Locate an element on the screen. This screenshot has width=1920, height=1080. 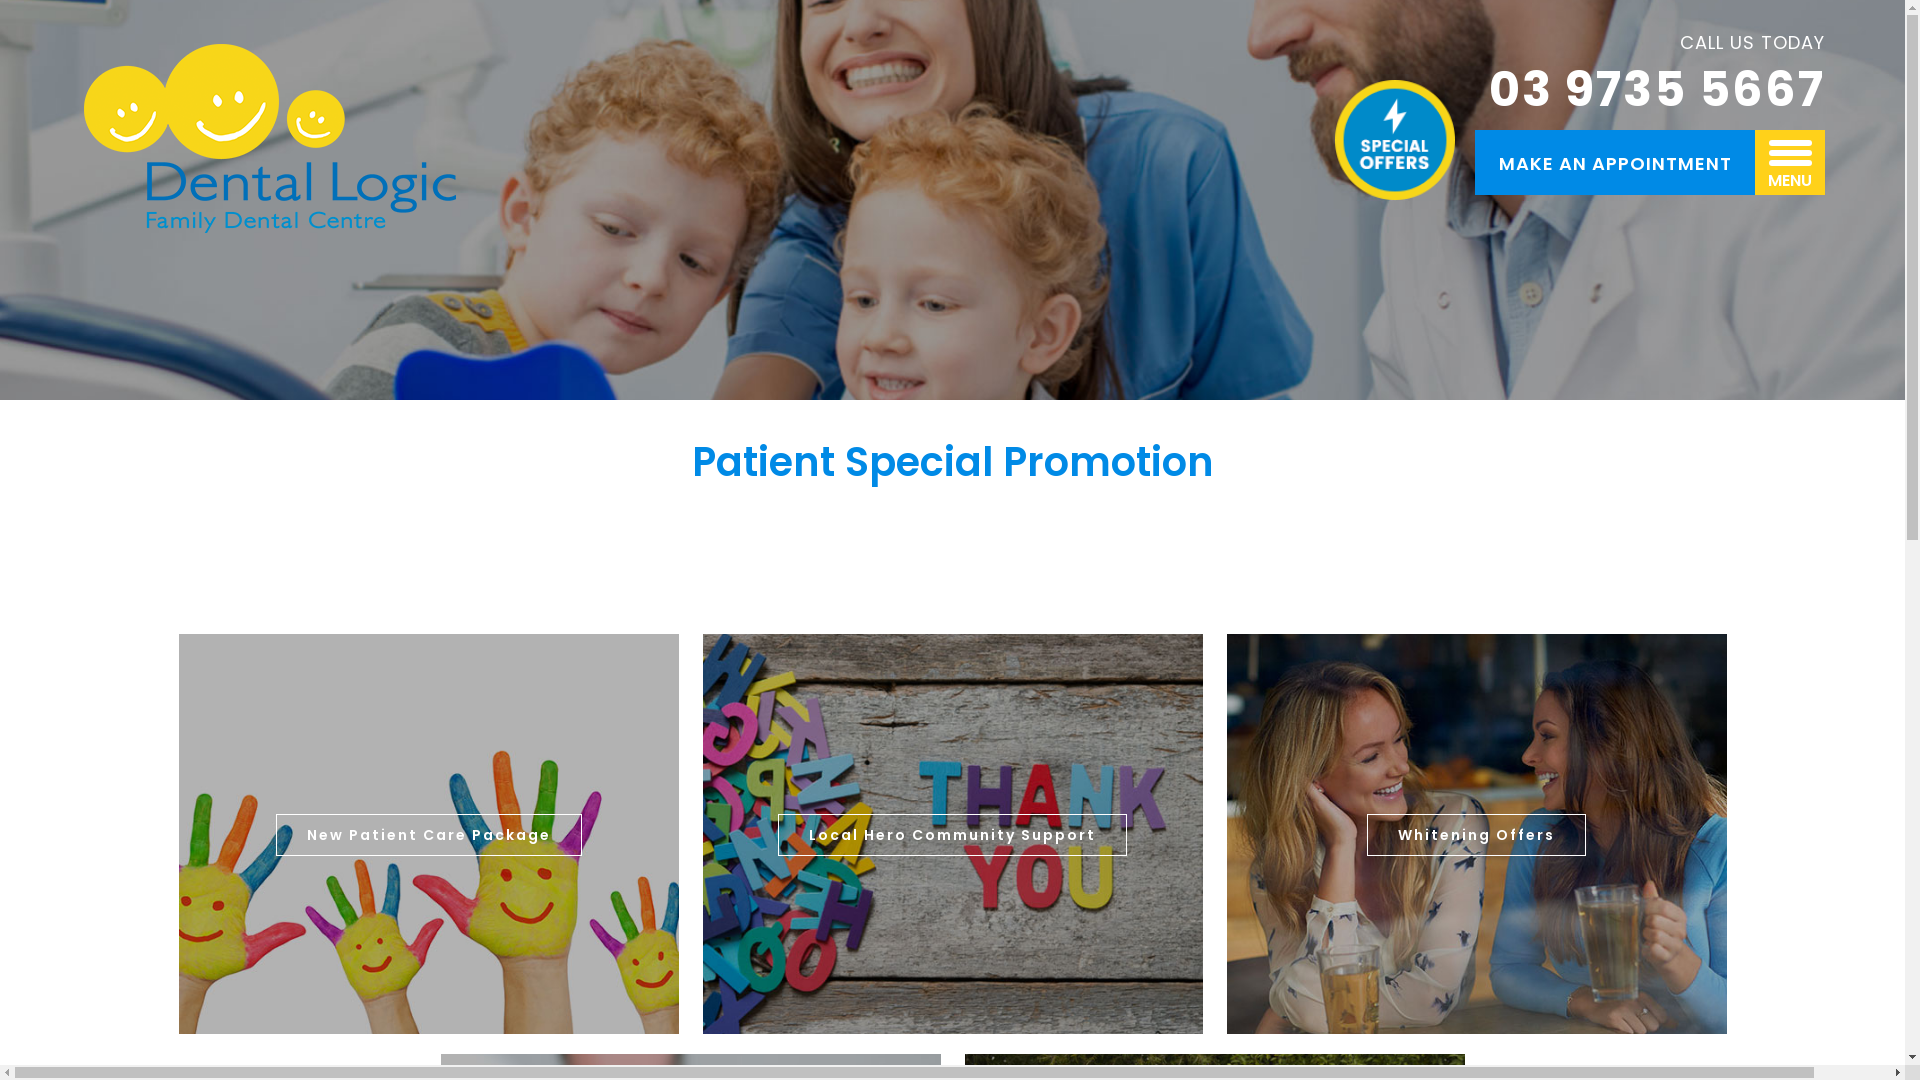
'New Patient Care Package' is located at coordinates (427, 834).